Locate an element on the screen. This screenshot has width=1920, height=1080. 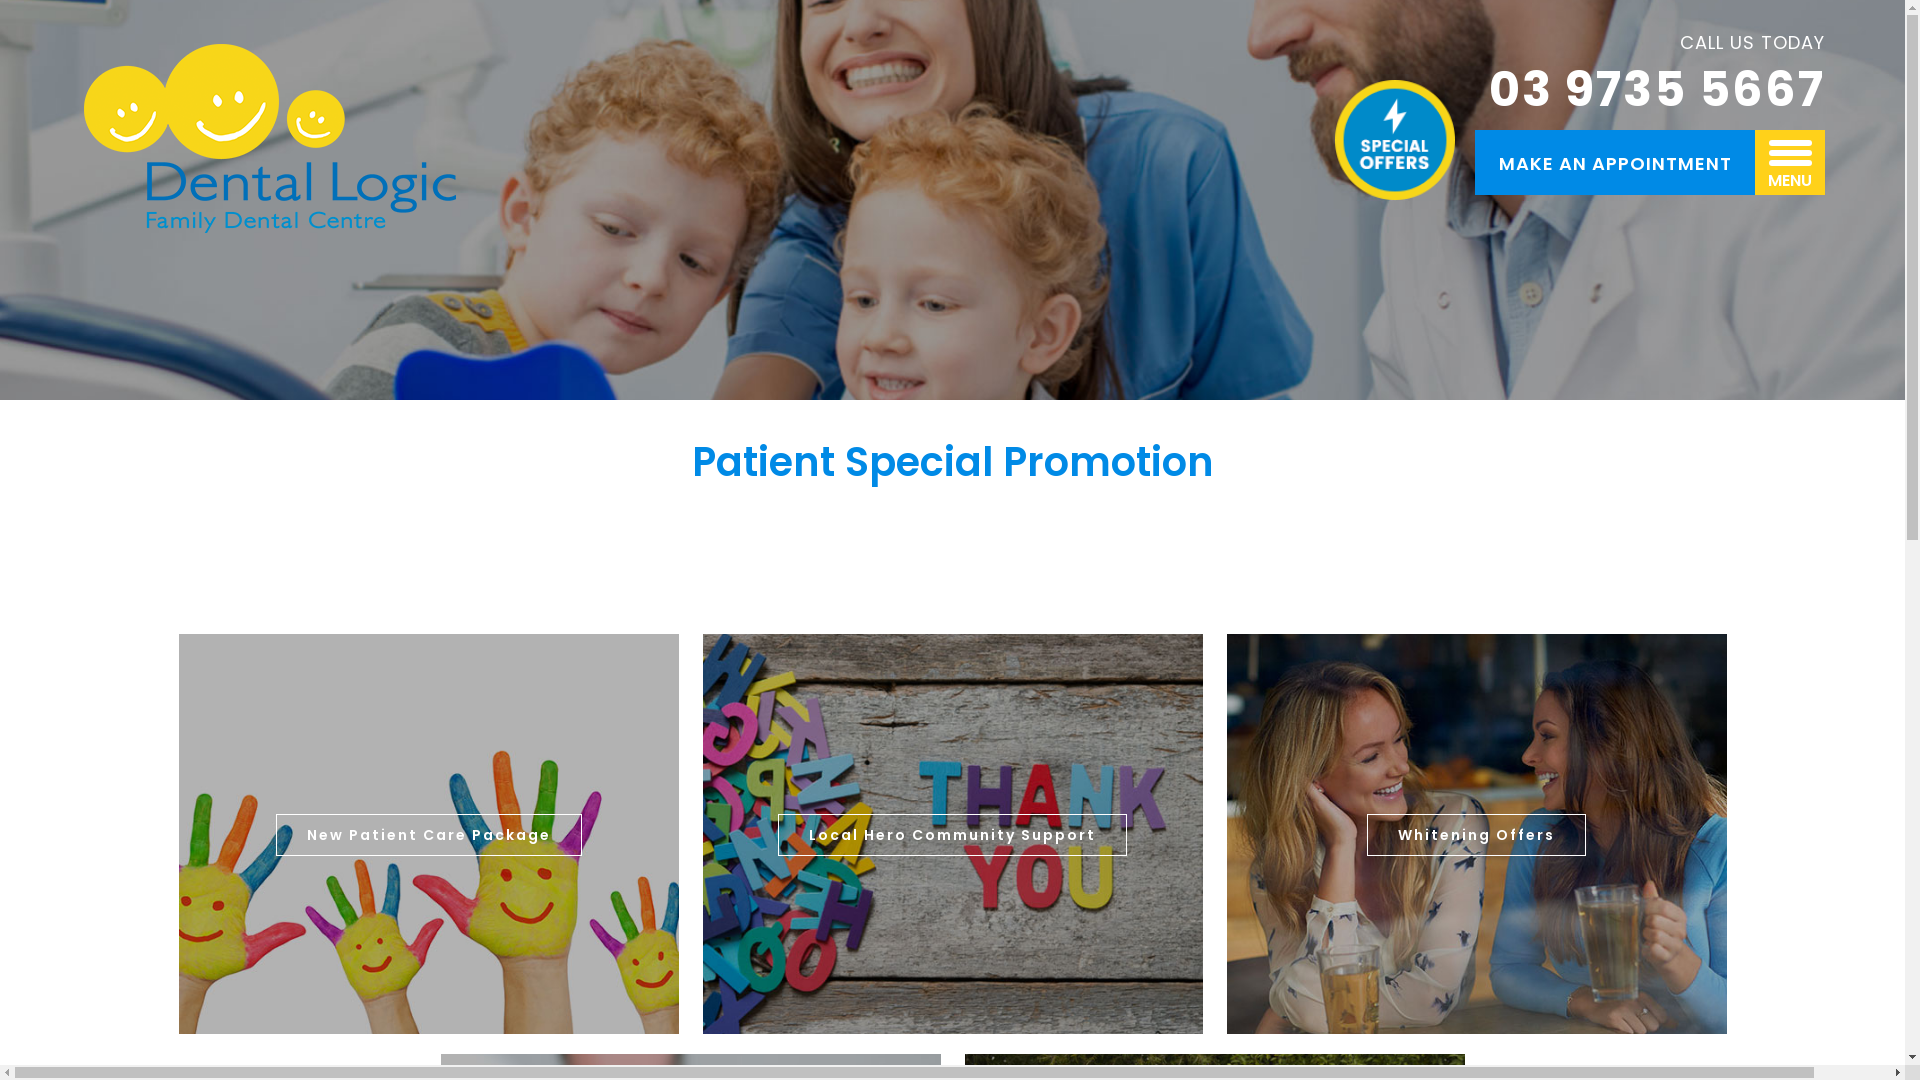
'New Patient Care Package' is located at coordinates (427, 834).